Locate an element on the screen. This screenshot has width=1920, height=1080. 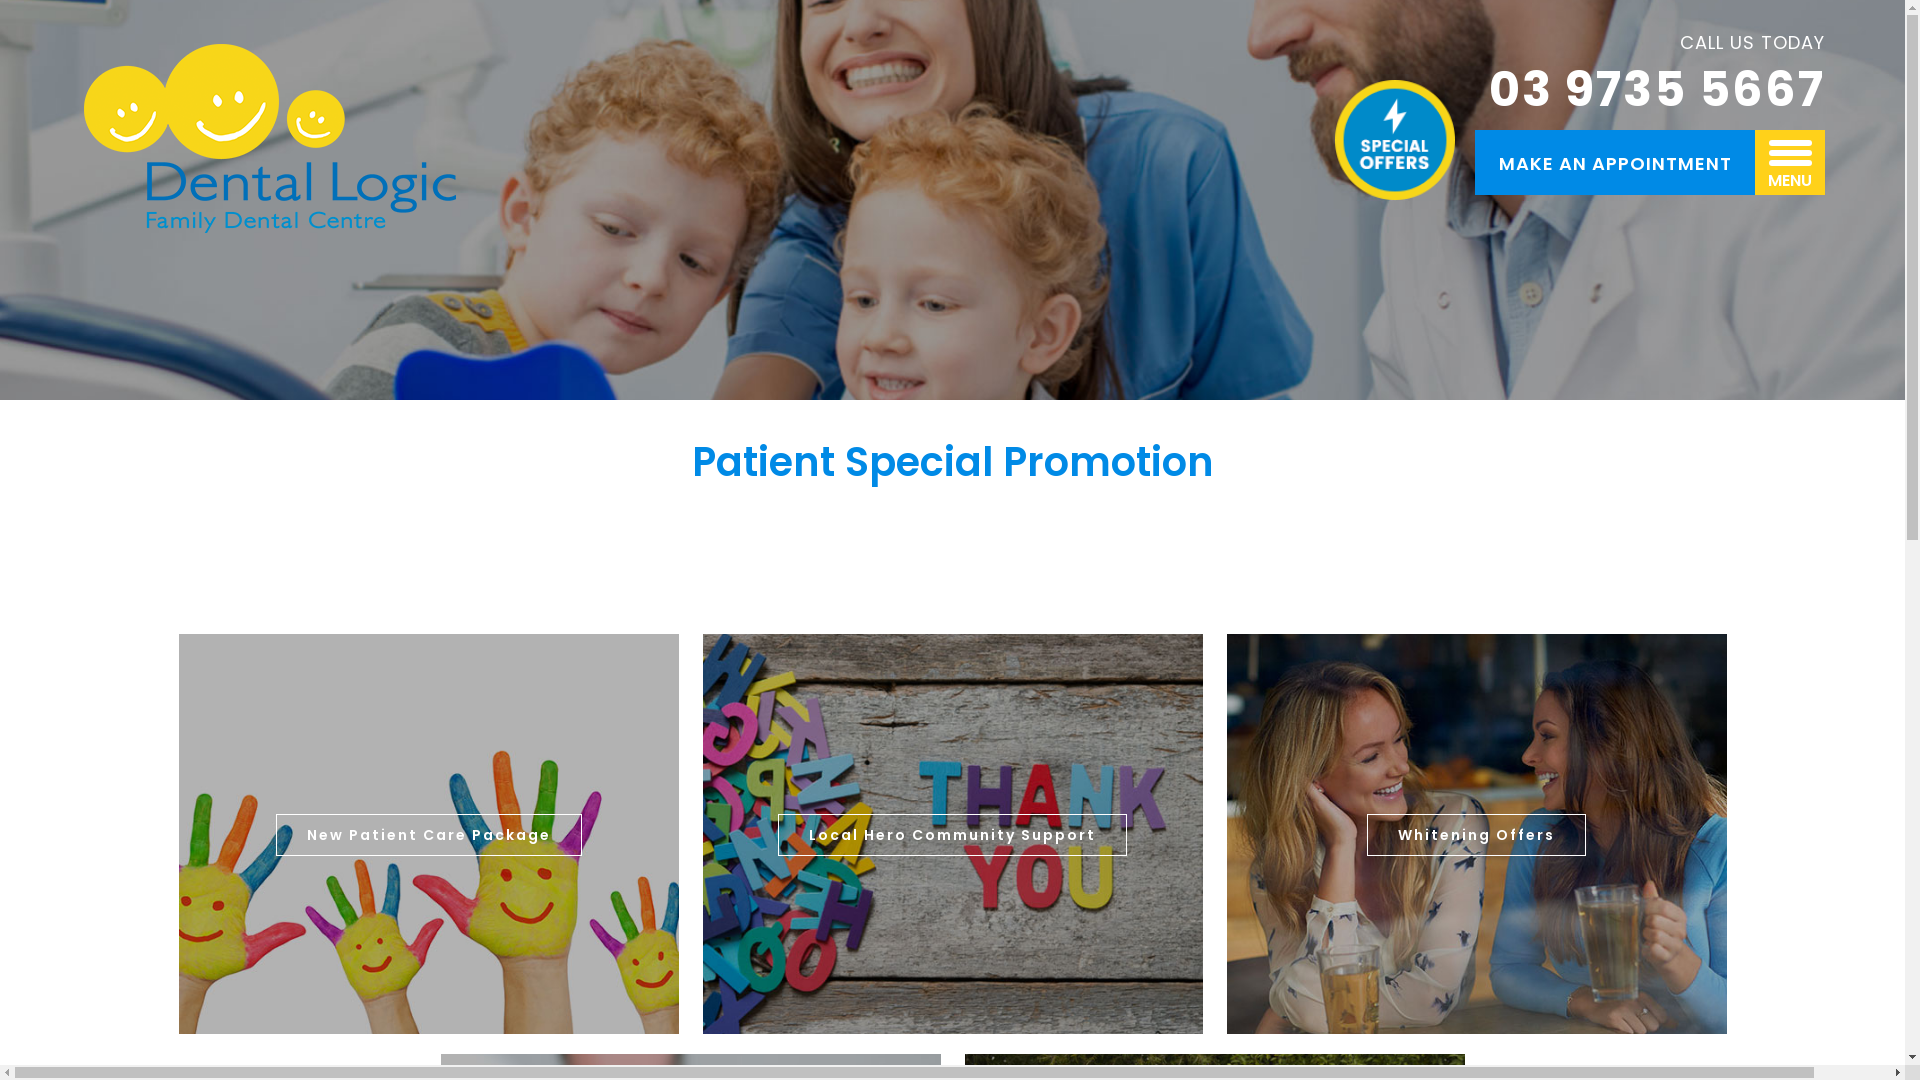
'New Patient Care Package' is located at coordinates (427, 834).